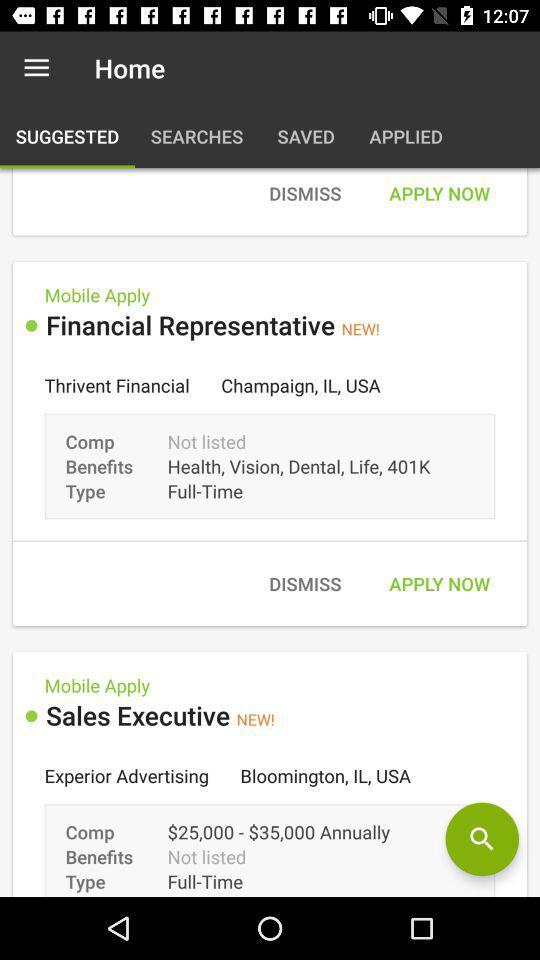 Image resolution: width=540 pixels, height=960 pixels. I want to click on search option, so click(481, 839).